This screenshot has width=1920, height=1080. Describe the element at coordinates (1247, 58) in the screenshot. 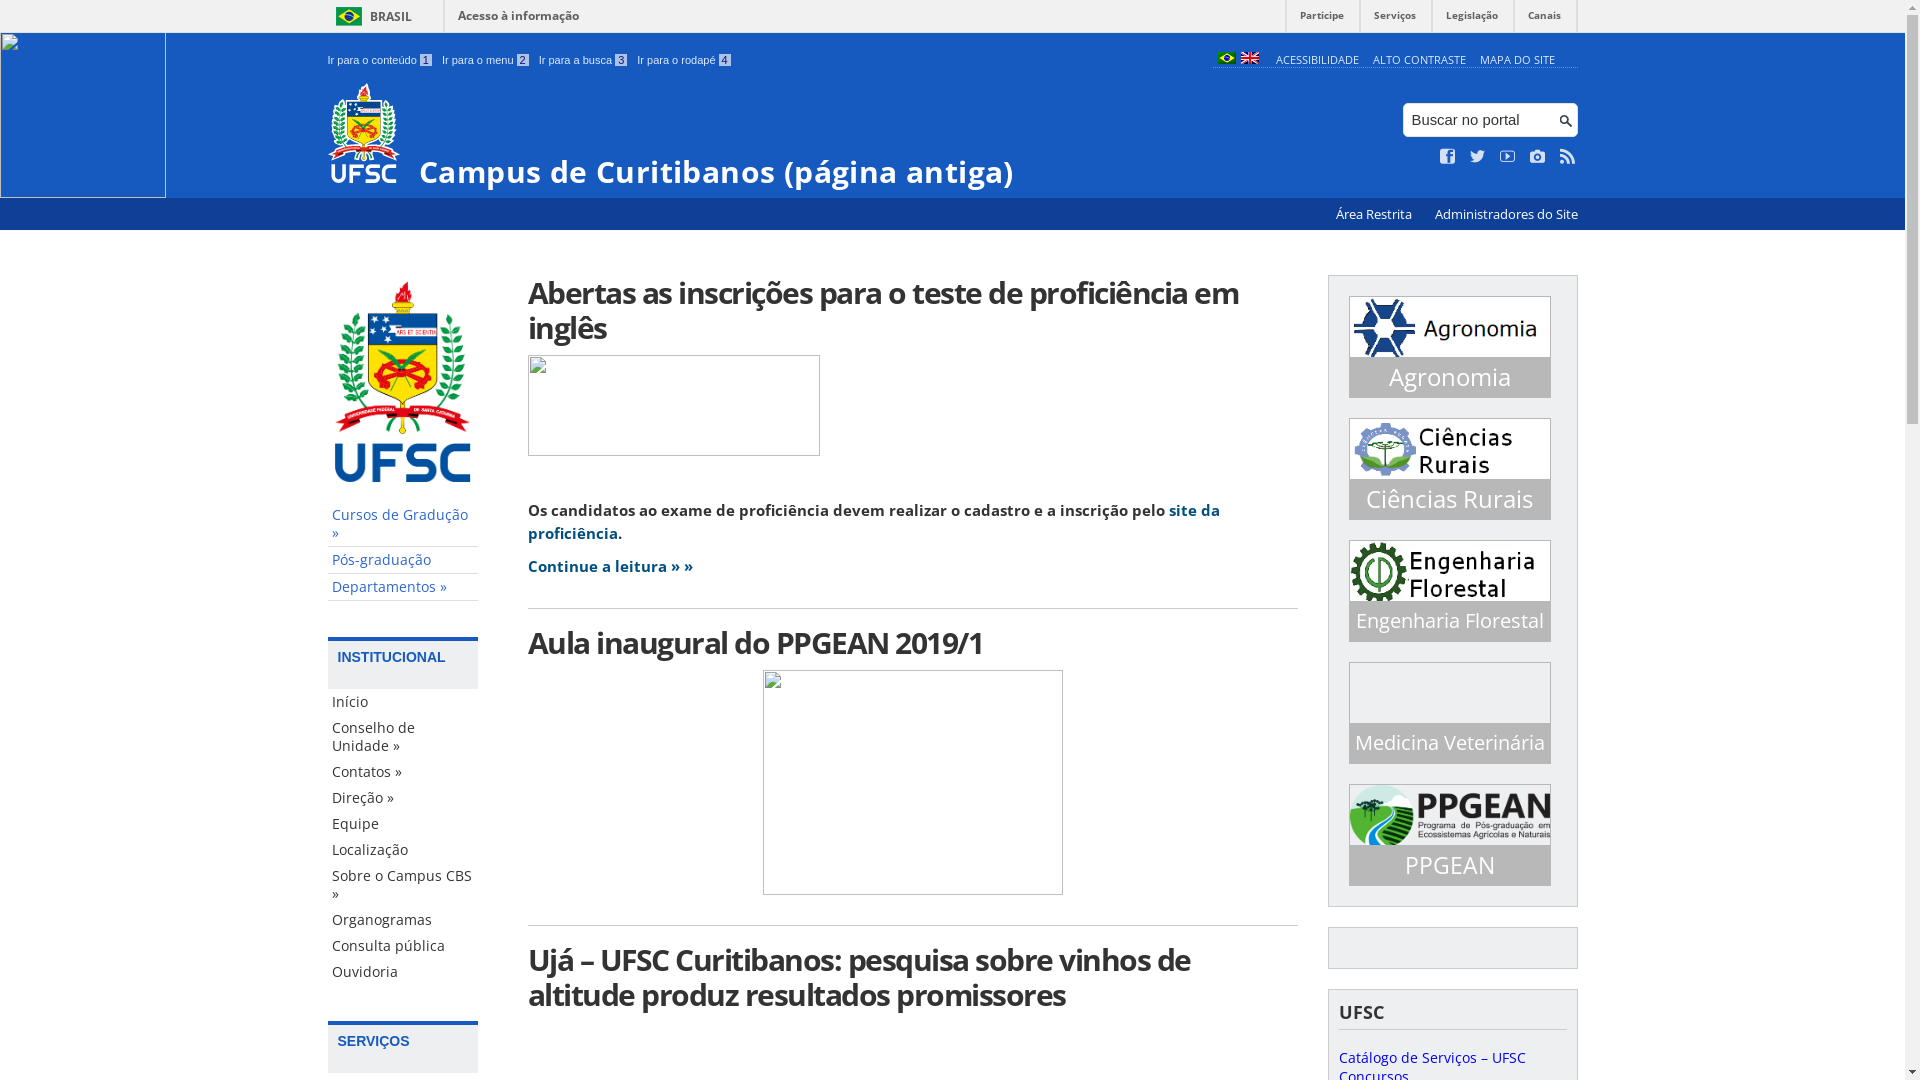

I see `'English (en)'` at that location.